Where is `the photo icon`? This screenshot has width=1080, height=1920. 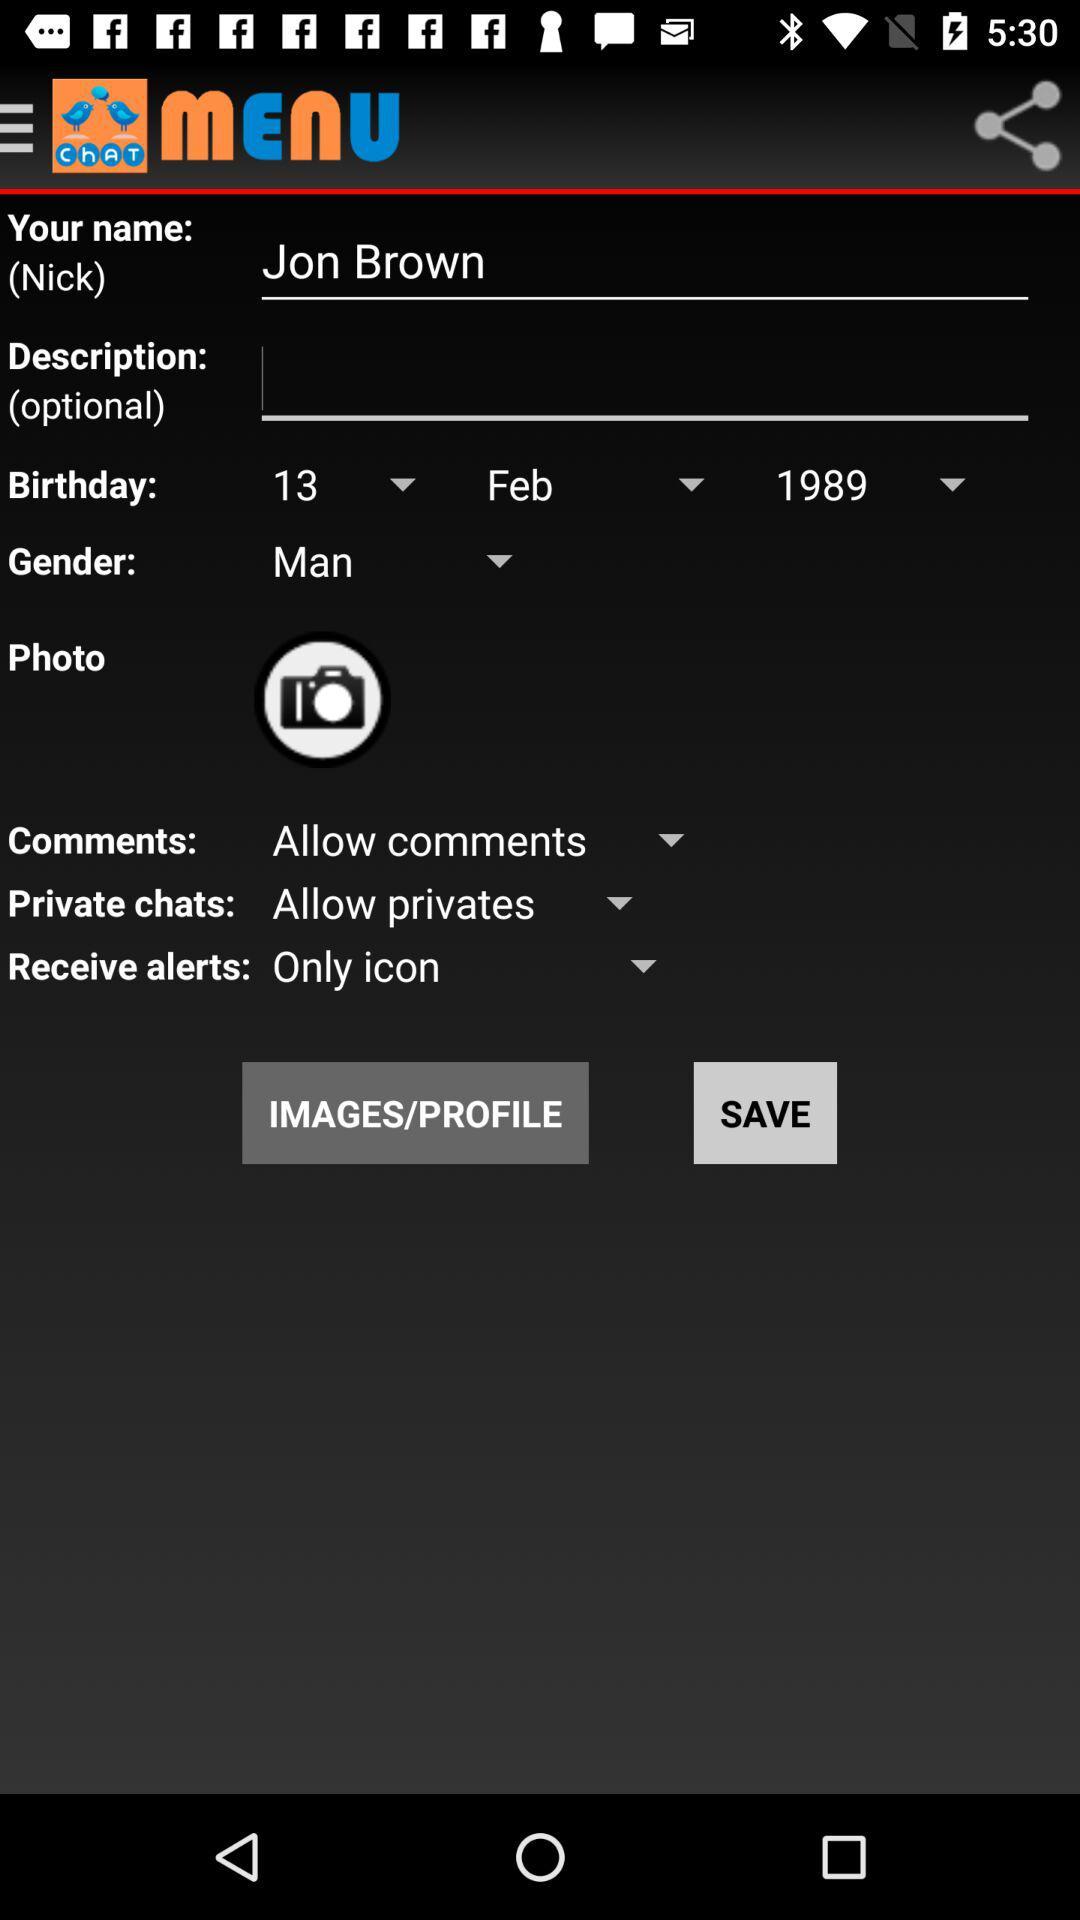 the photo icon is located at coordinates (321, 699).